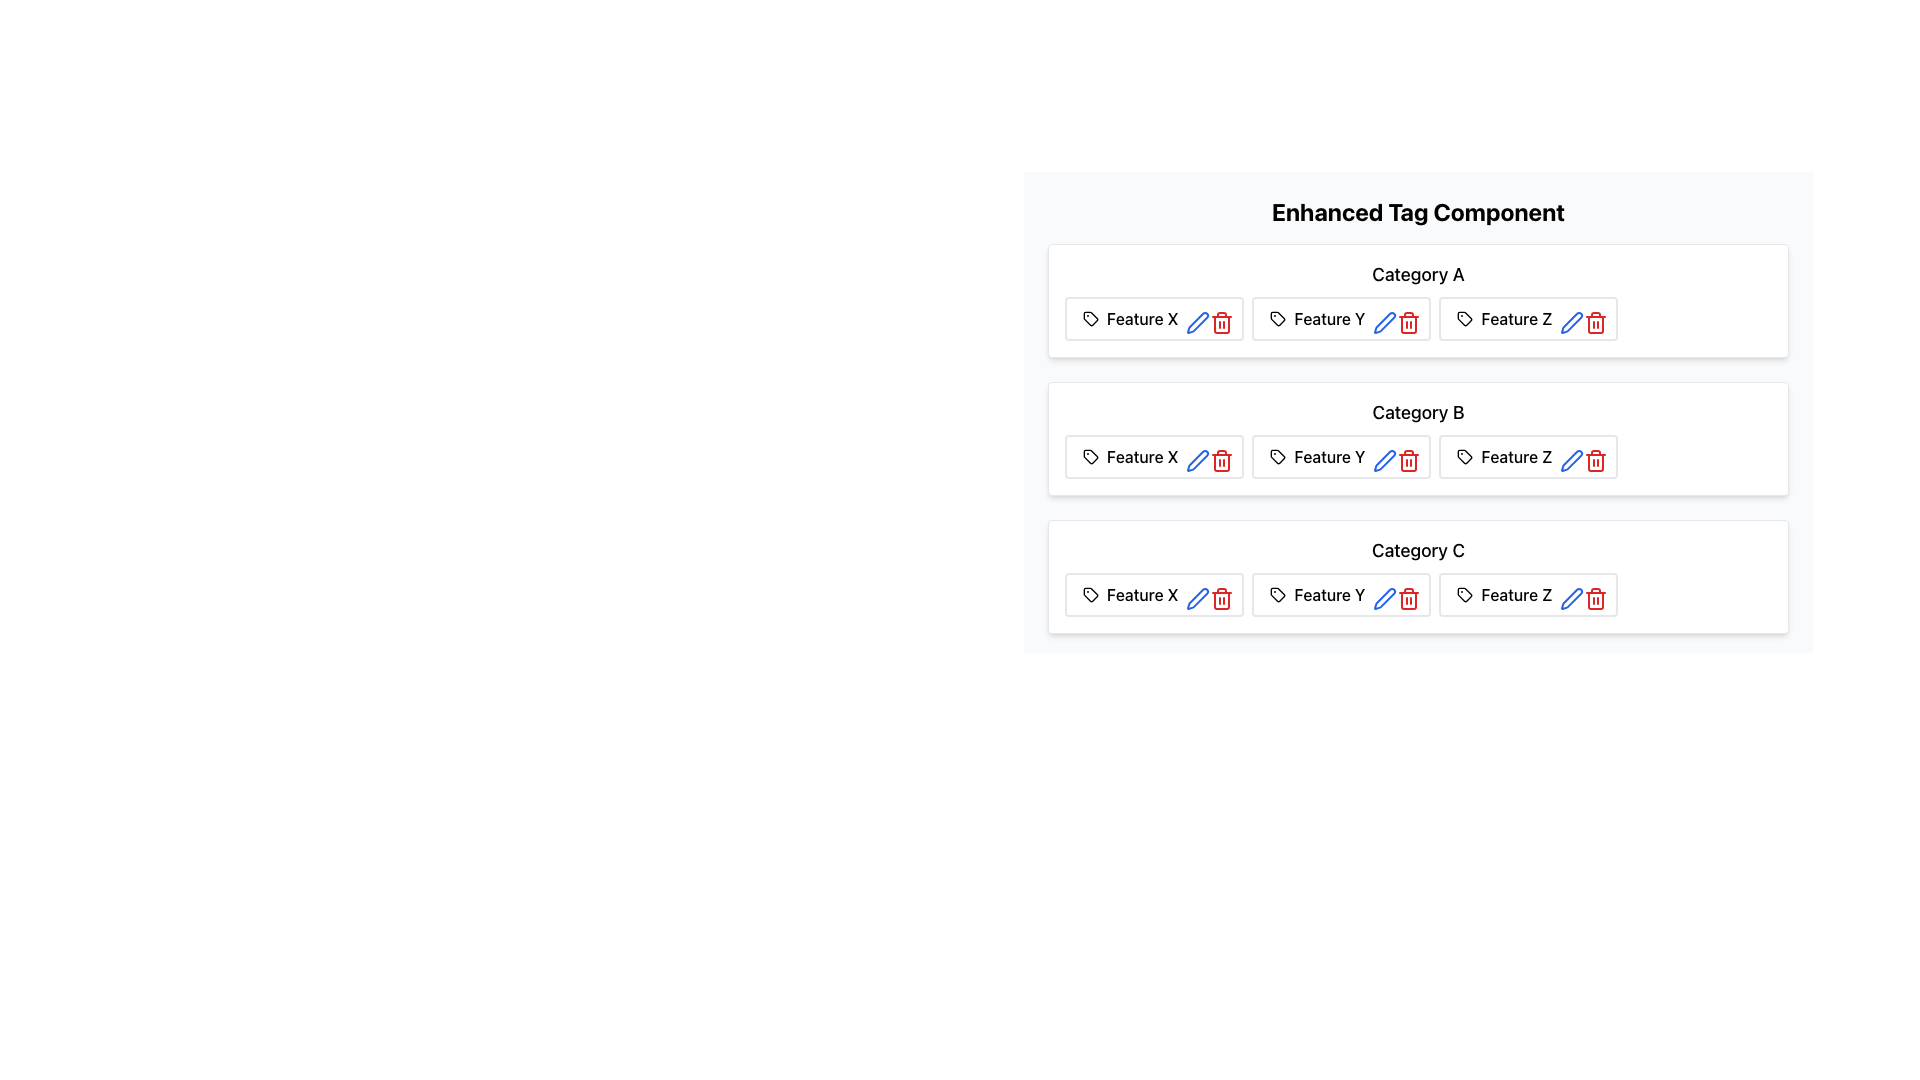  What do you see at coordinates (1384, 461) in the screenshot?
I see `the editing icon for 'Feature Y' located in the second row under 'Category B'` at bounding box center [1384, 461].